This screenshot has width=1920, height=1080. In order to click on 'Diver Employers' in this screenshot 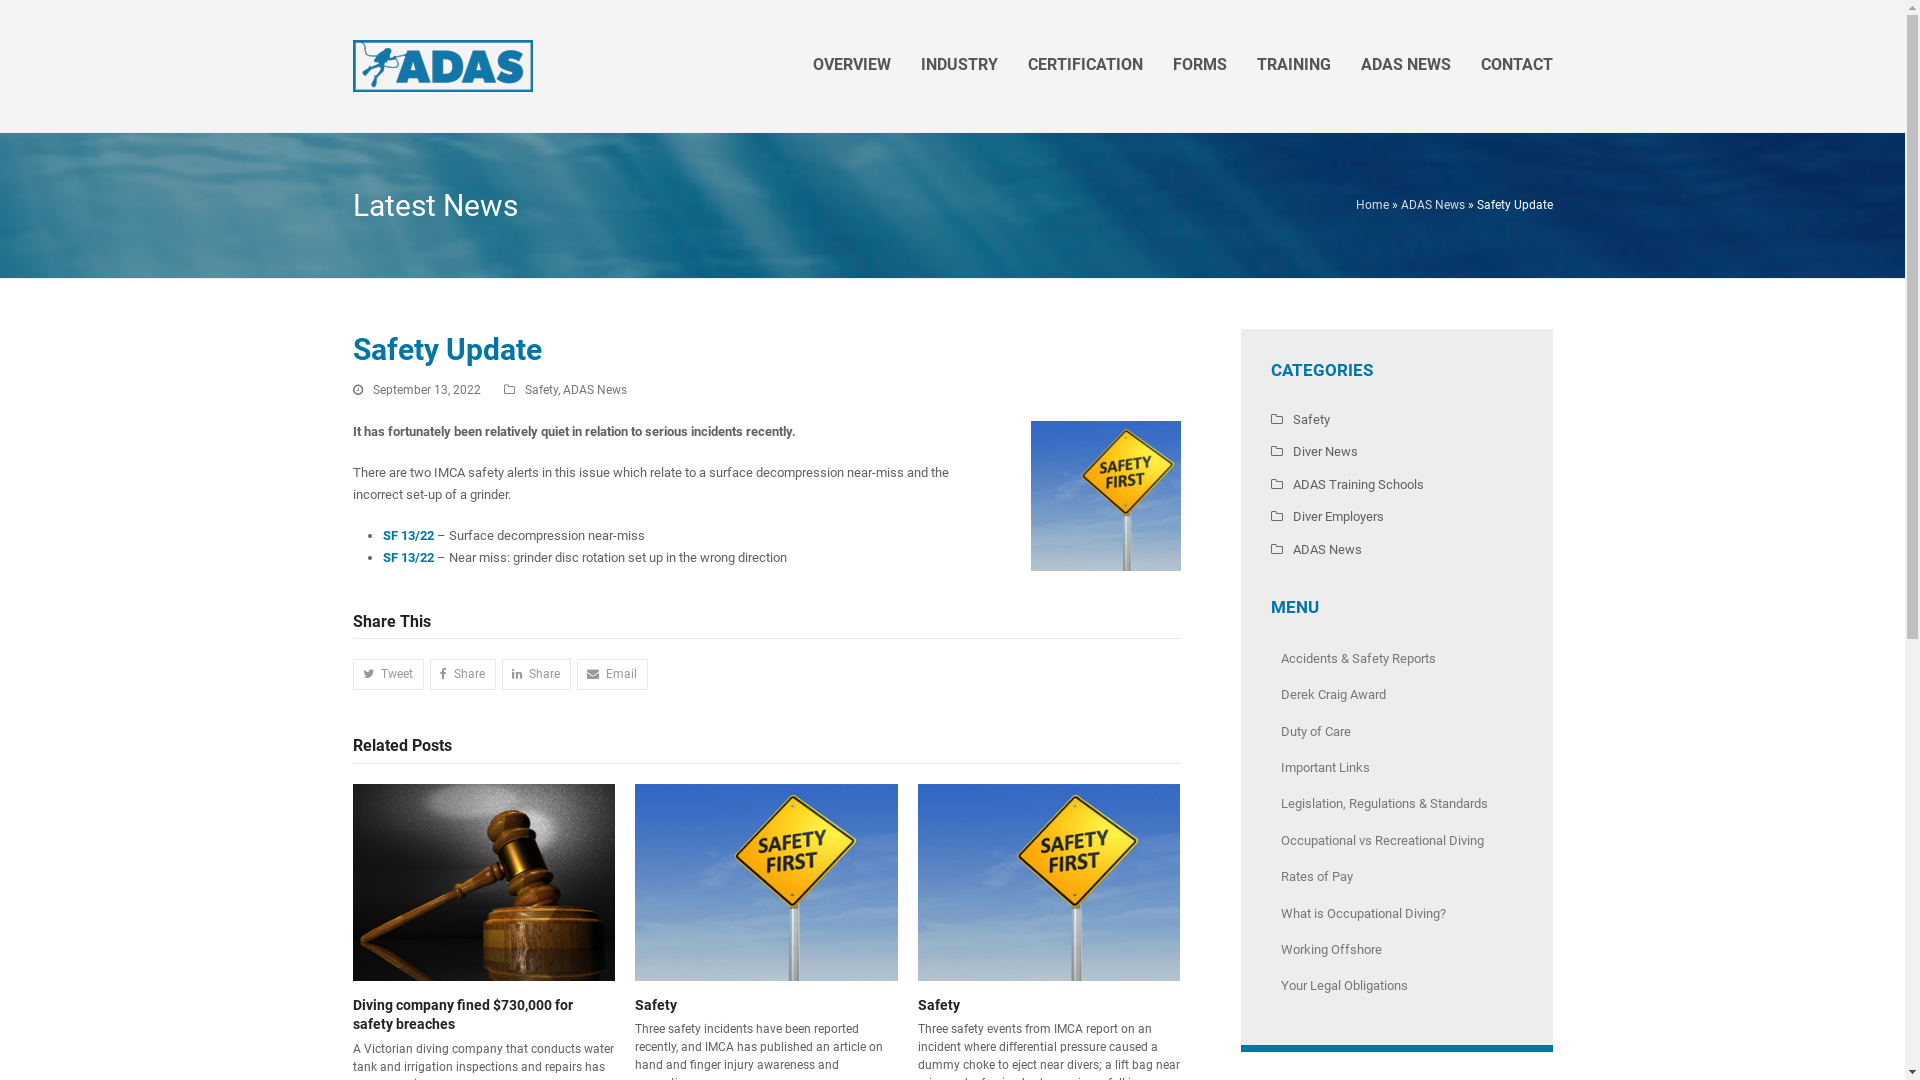, I will do `click(1326, 515)`.